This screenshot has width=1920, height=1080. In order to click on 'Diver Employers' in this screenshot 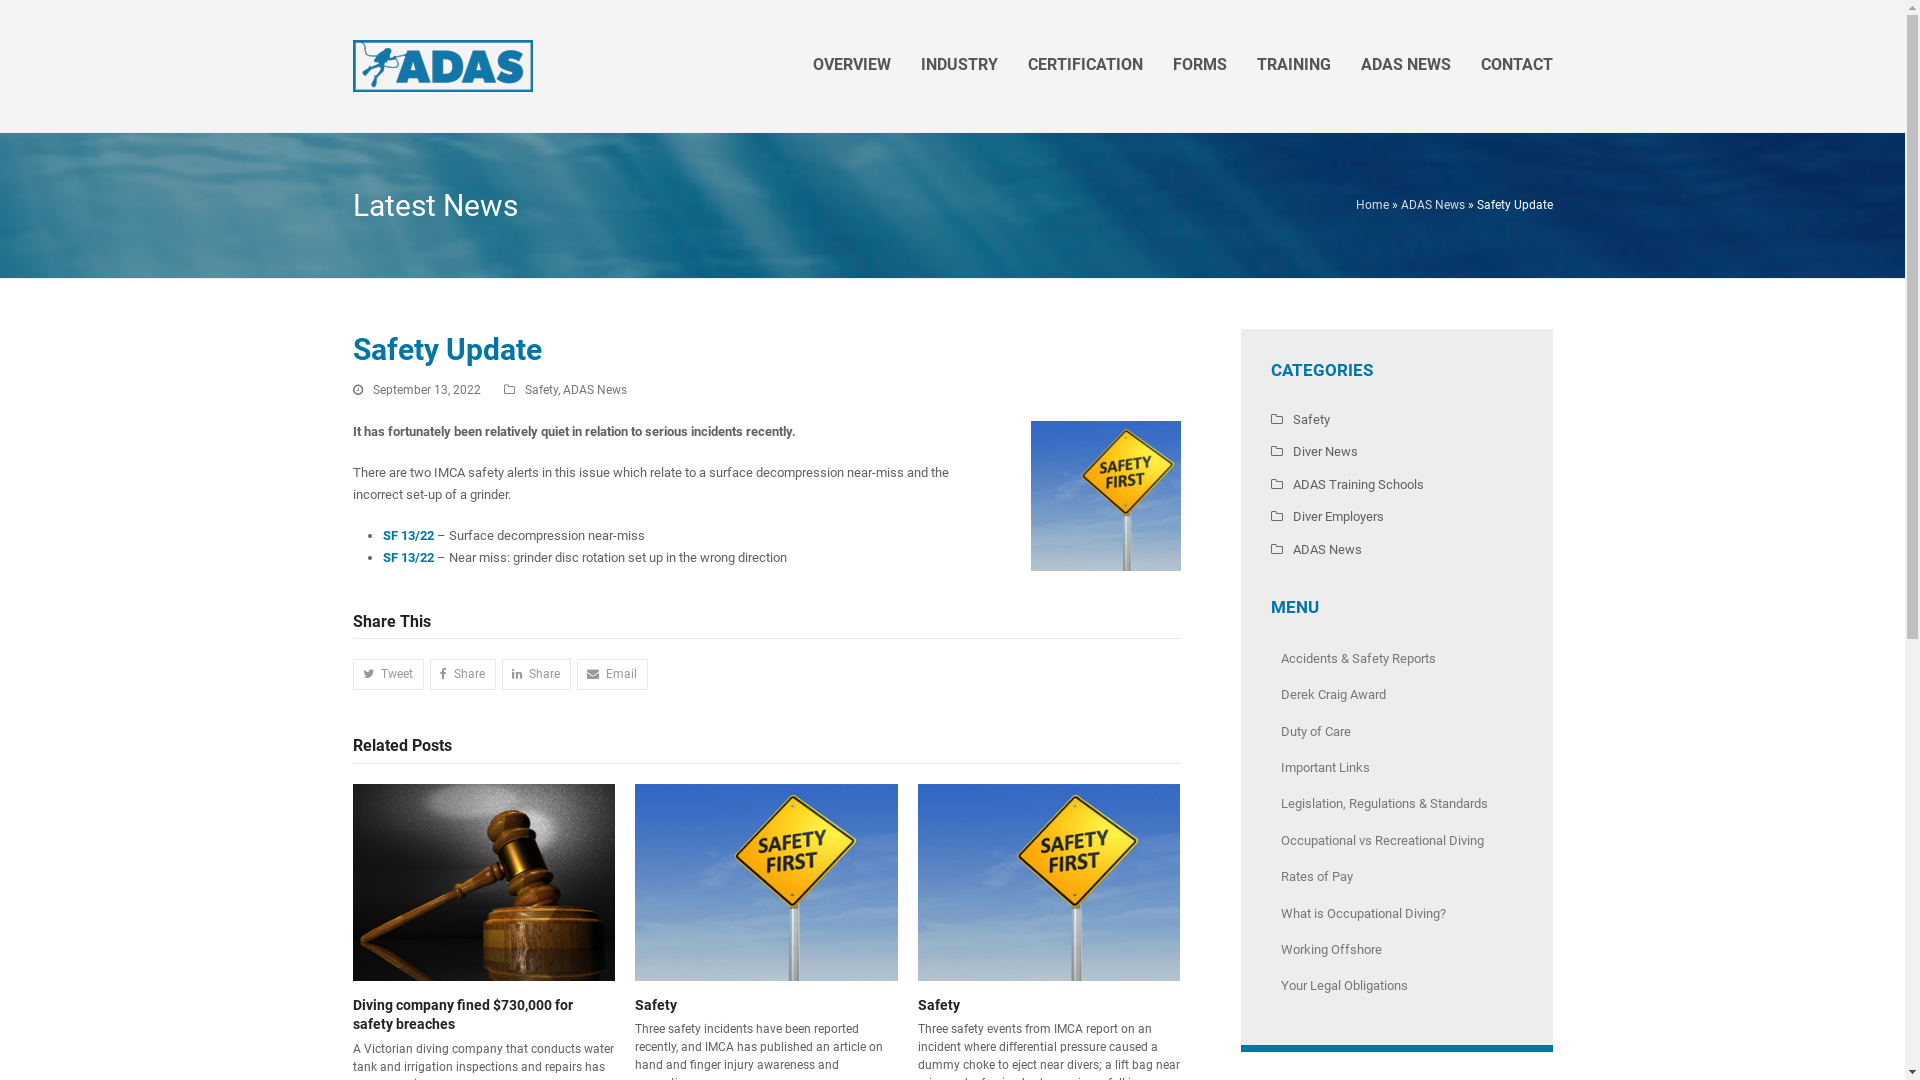, I will do `click(1326, 515)`.